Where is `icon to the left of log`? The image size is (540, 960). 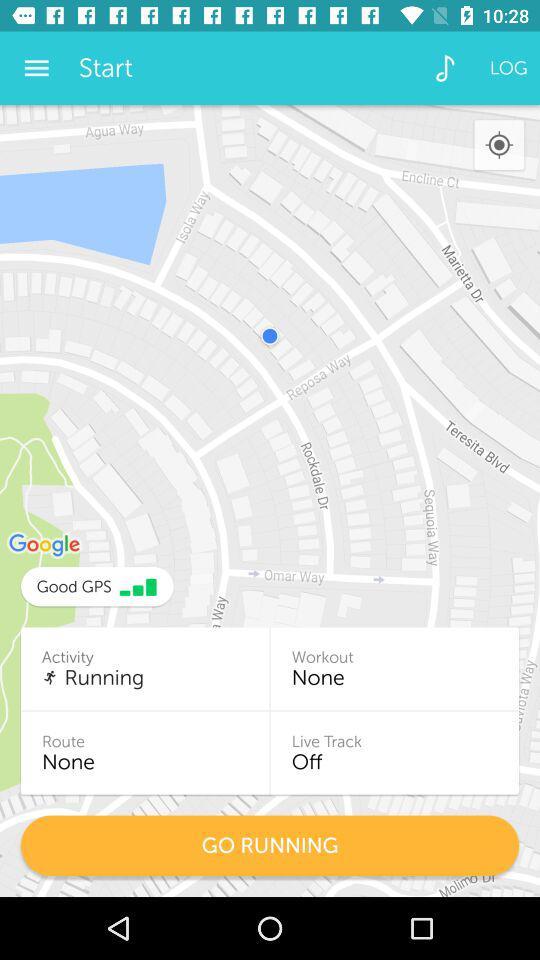 icon to the left of log is located at coordinates (445, 68).